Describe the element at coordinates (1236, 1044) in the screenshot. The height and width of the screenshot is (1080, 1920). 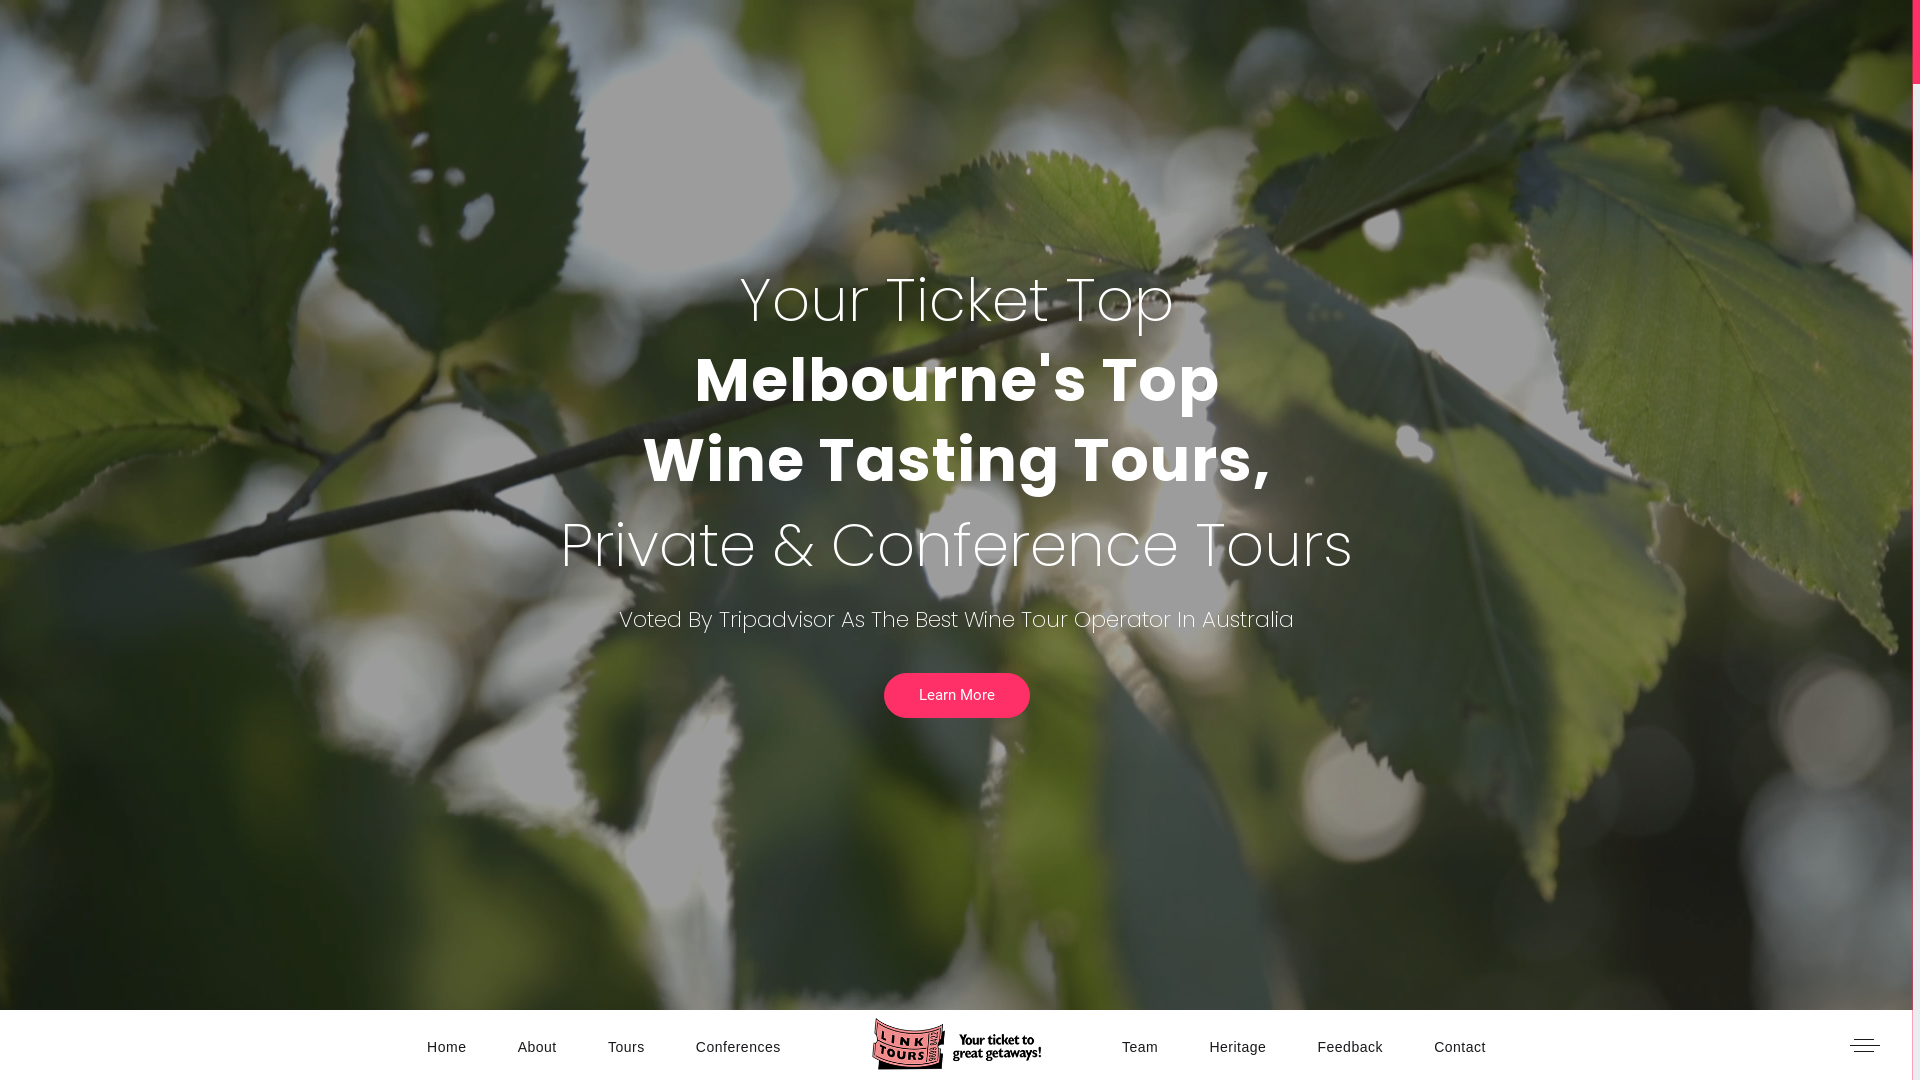
I see `'Heritage'` at that location.